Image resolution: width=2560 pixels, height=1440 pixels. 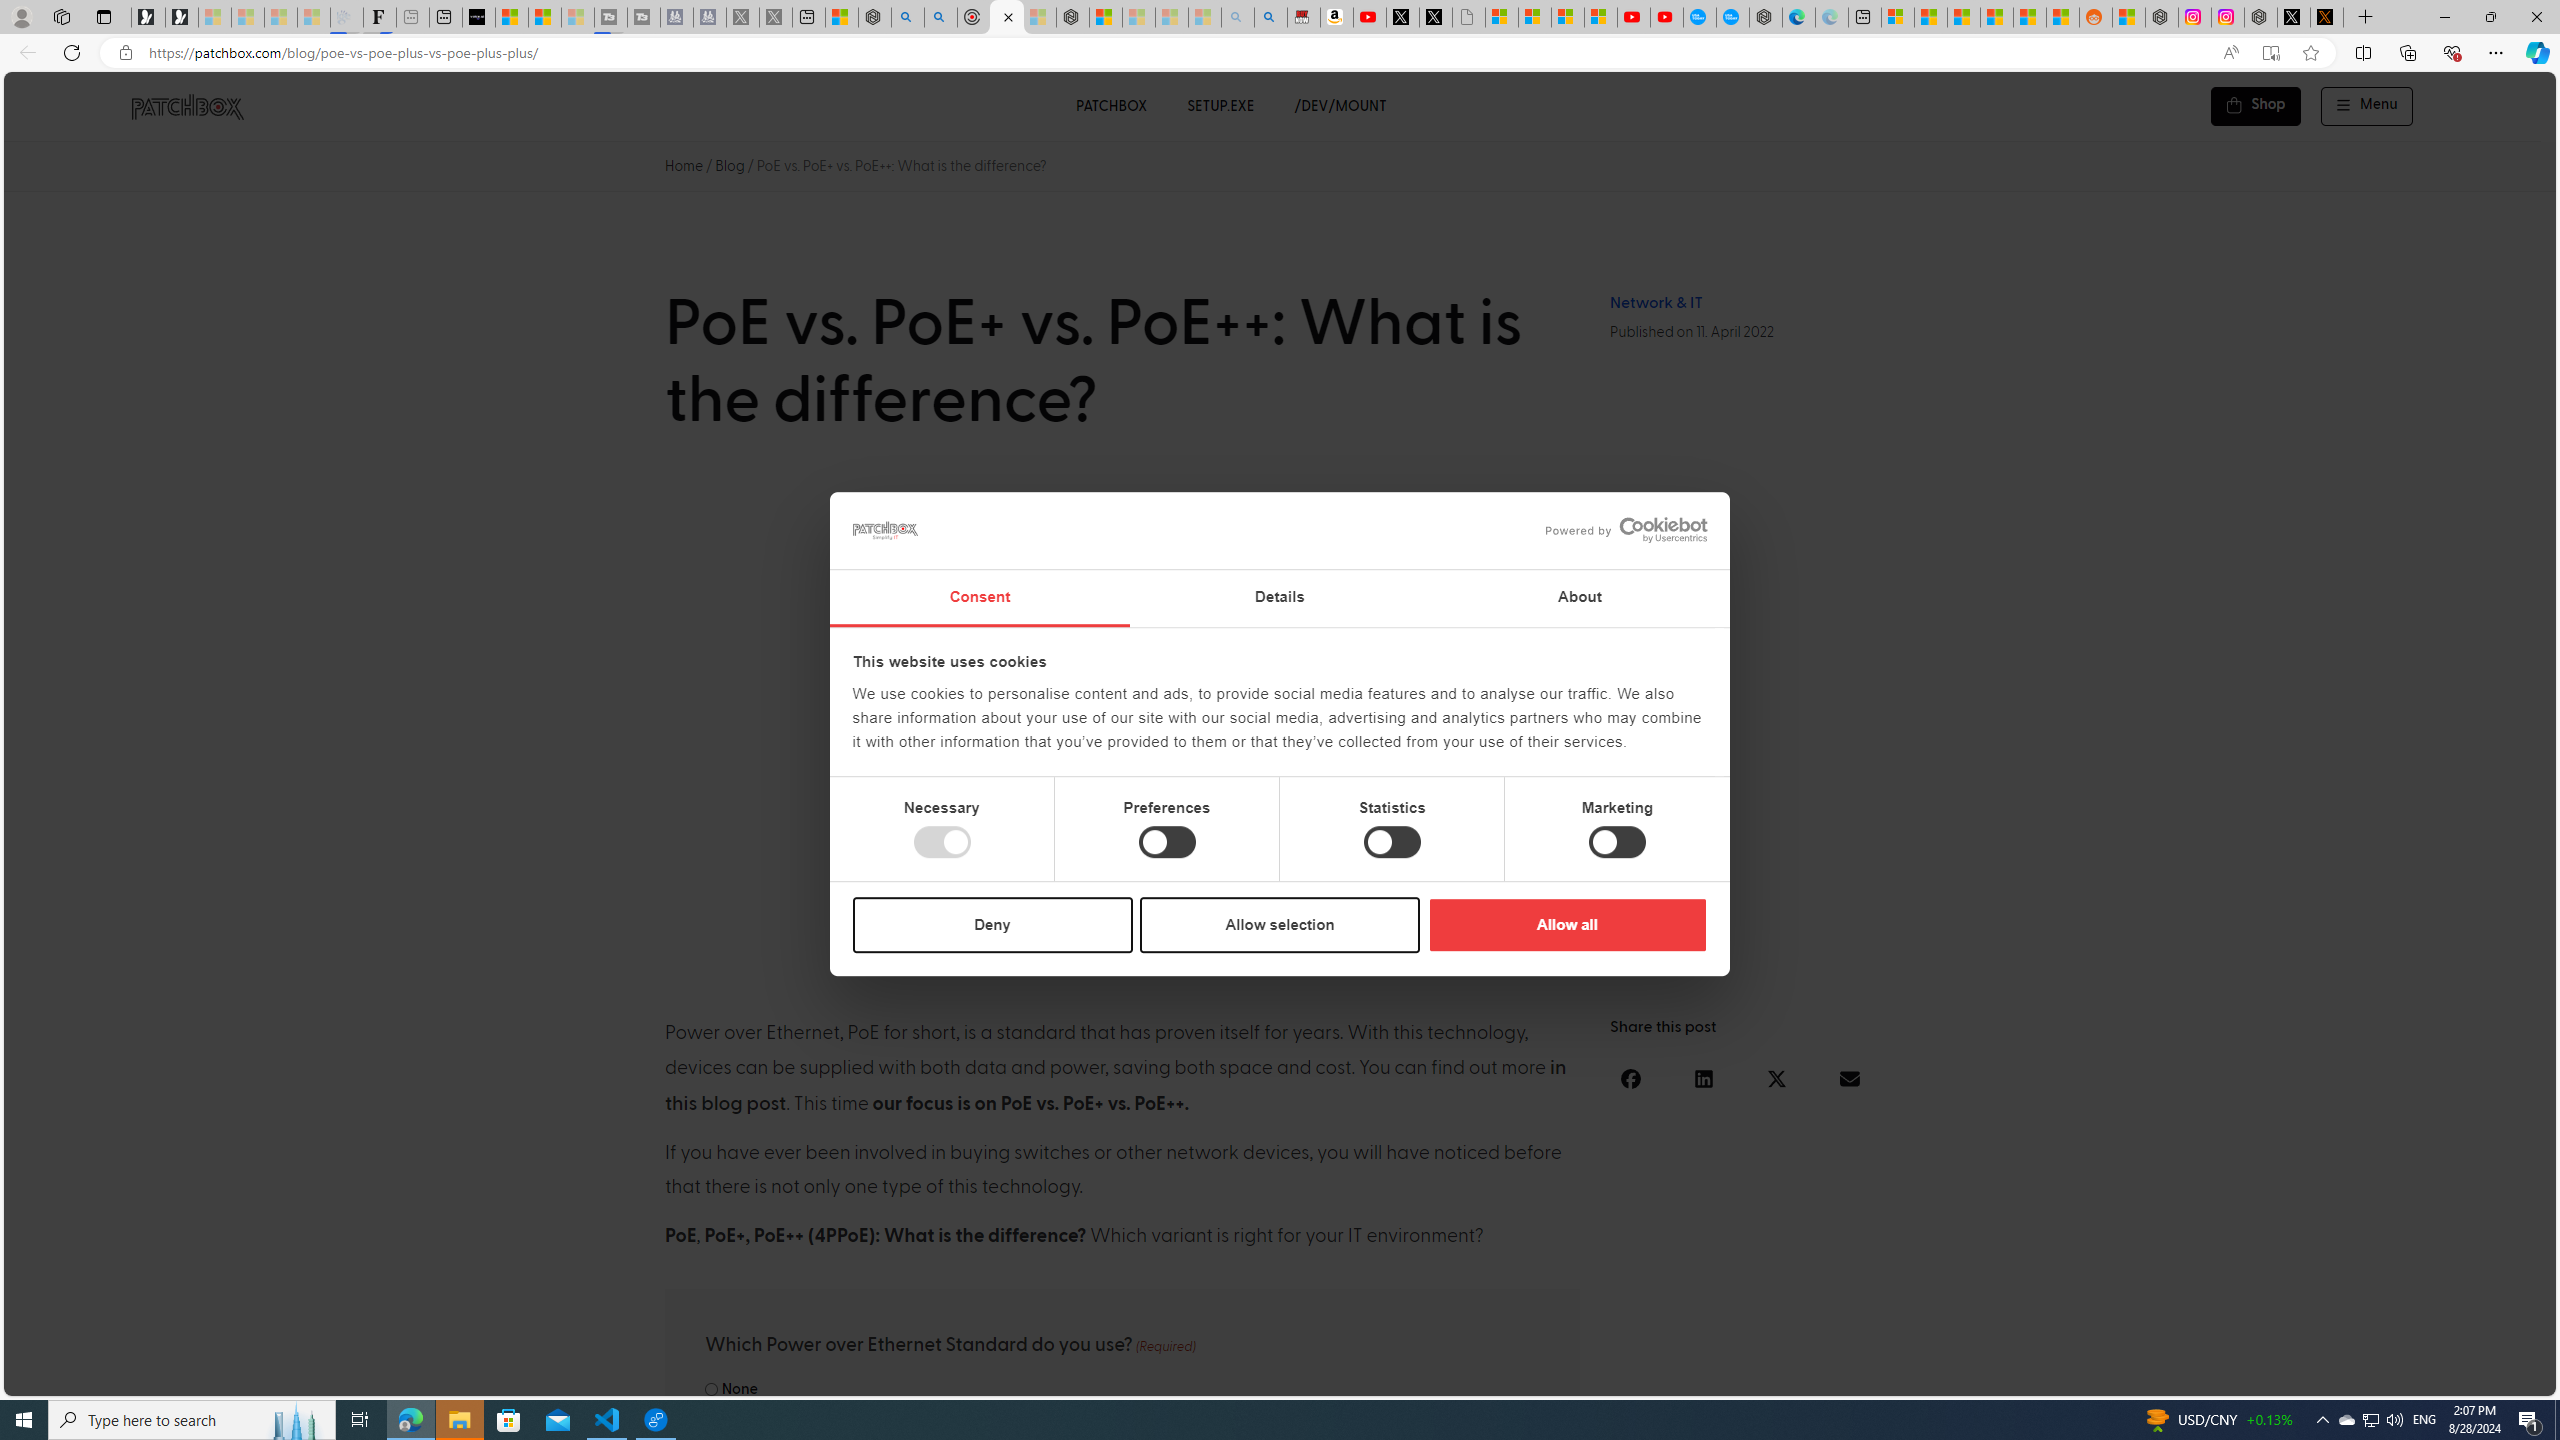 I want to click on '/DEV/MOUNT', so click(x=1341, y=106).